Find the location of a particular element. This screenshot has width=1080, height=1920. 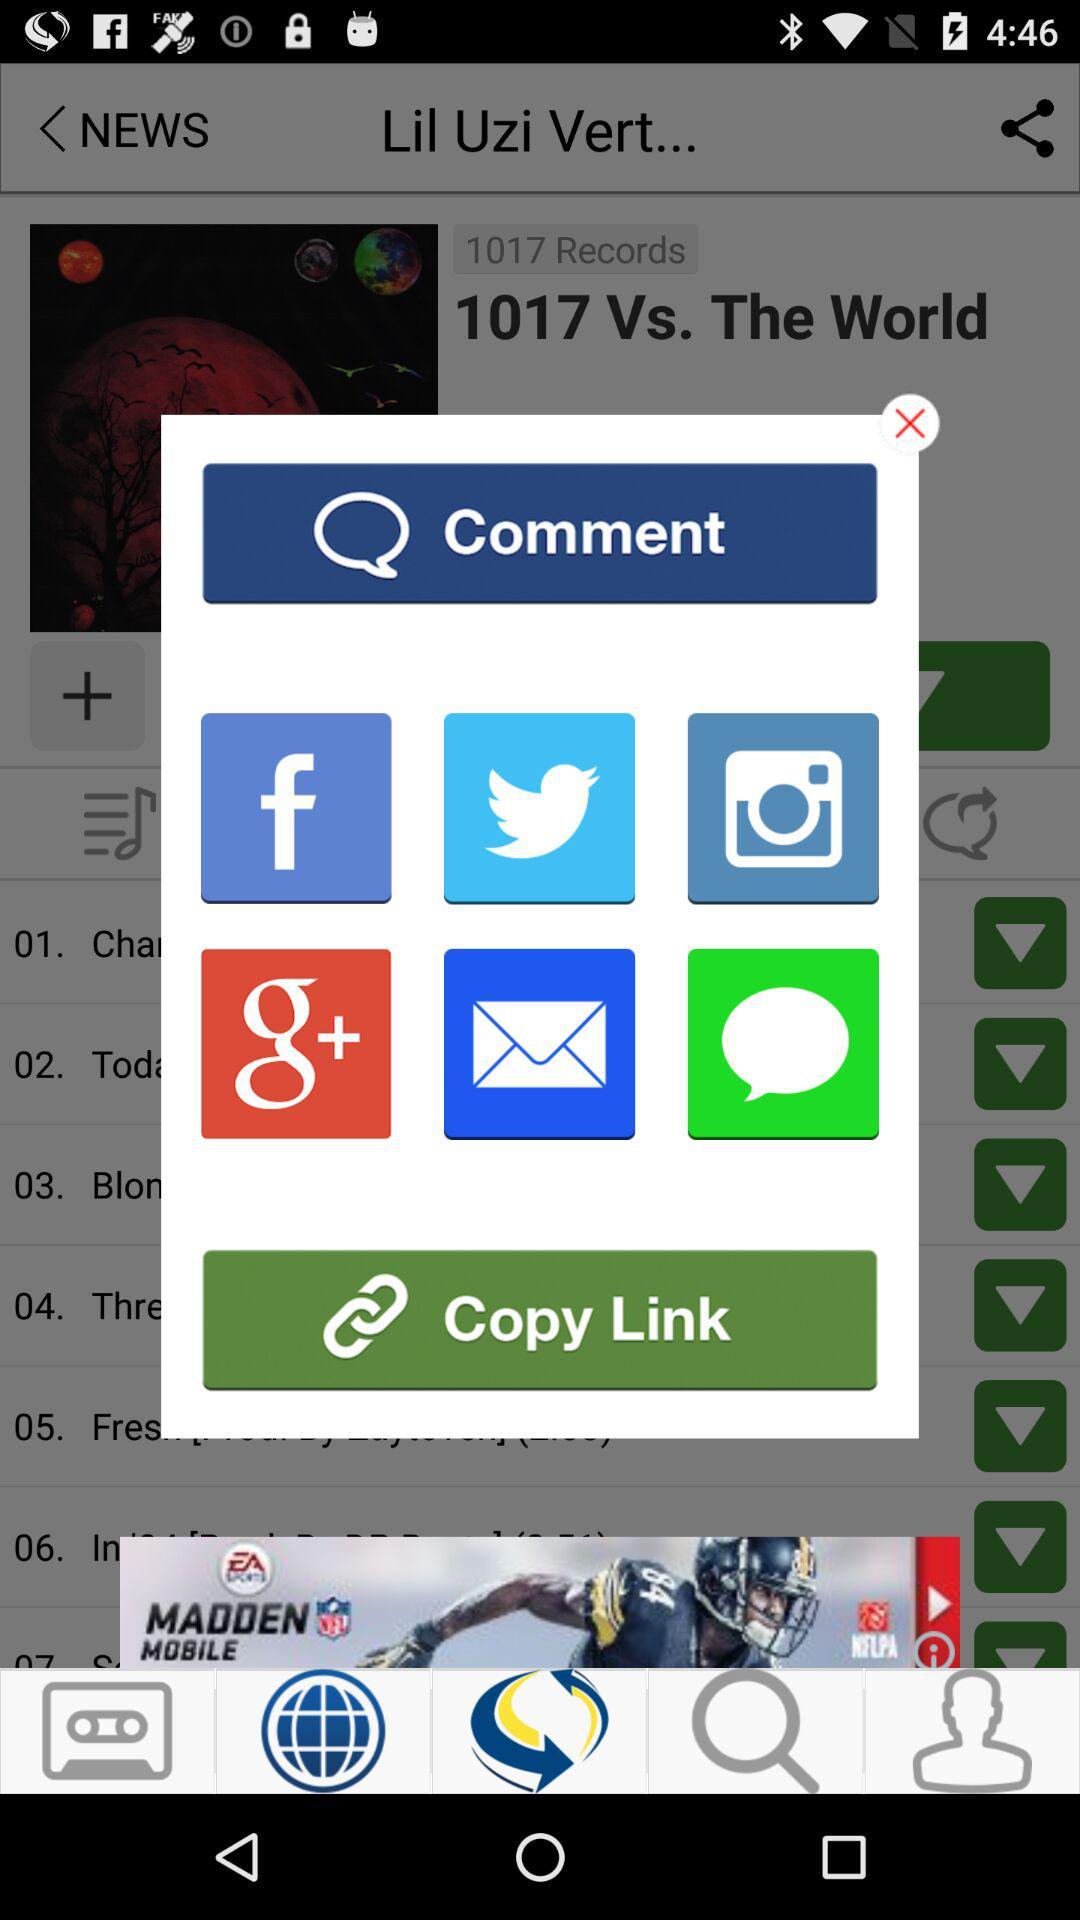

comment is located at coordinates (540, 532).